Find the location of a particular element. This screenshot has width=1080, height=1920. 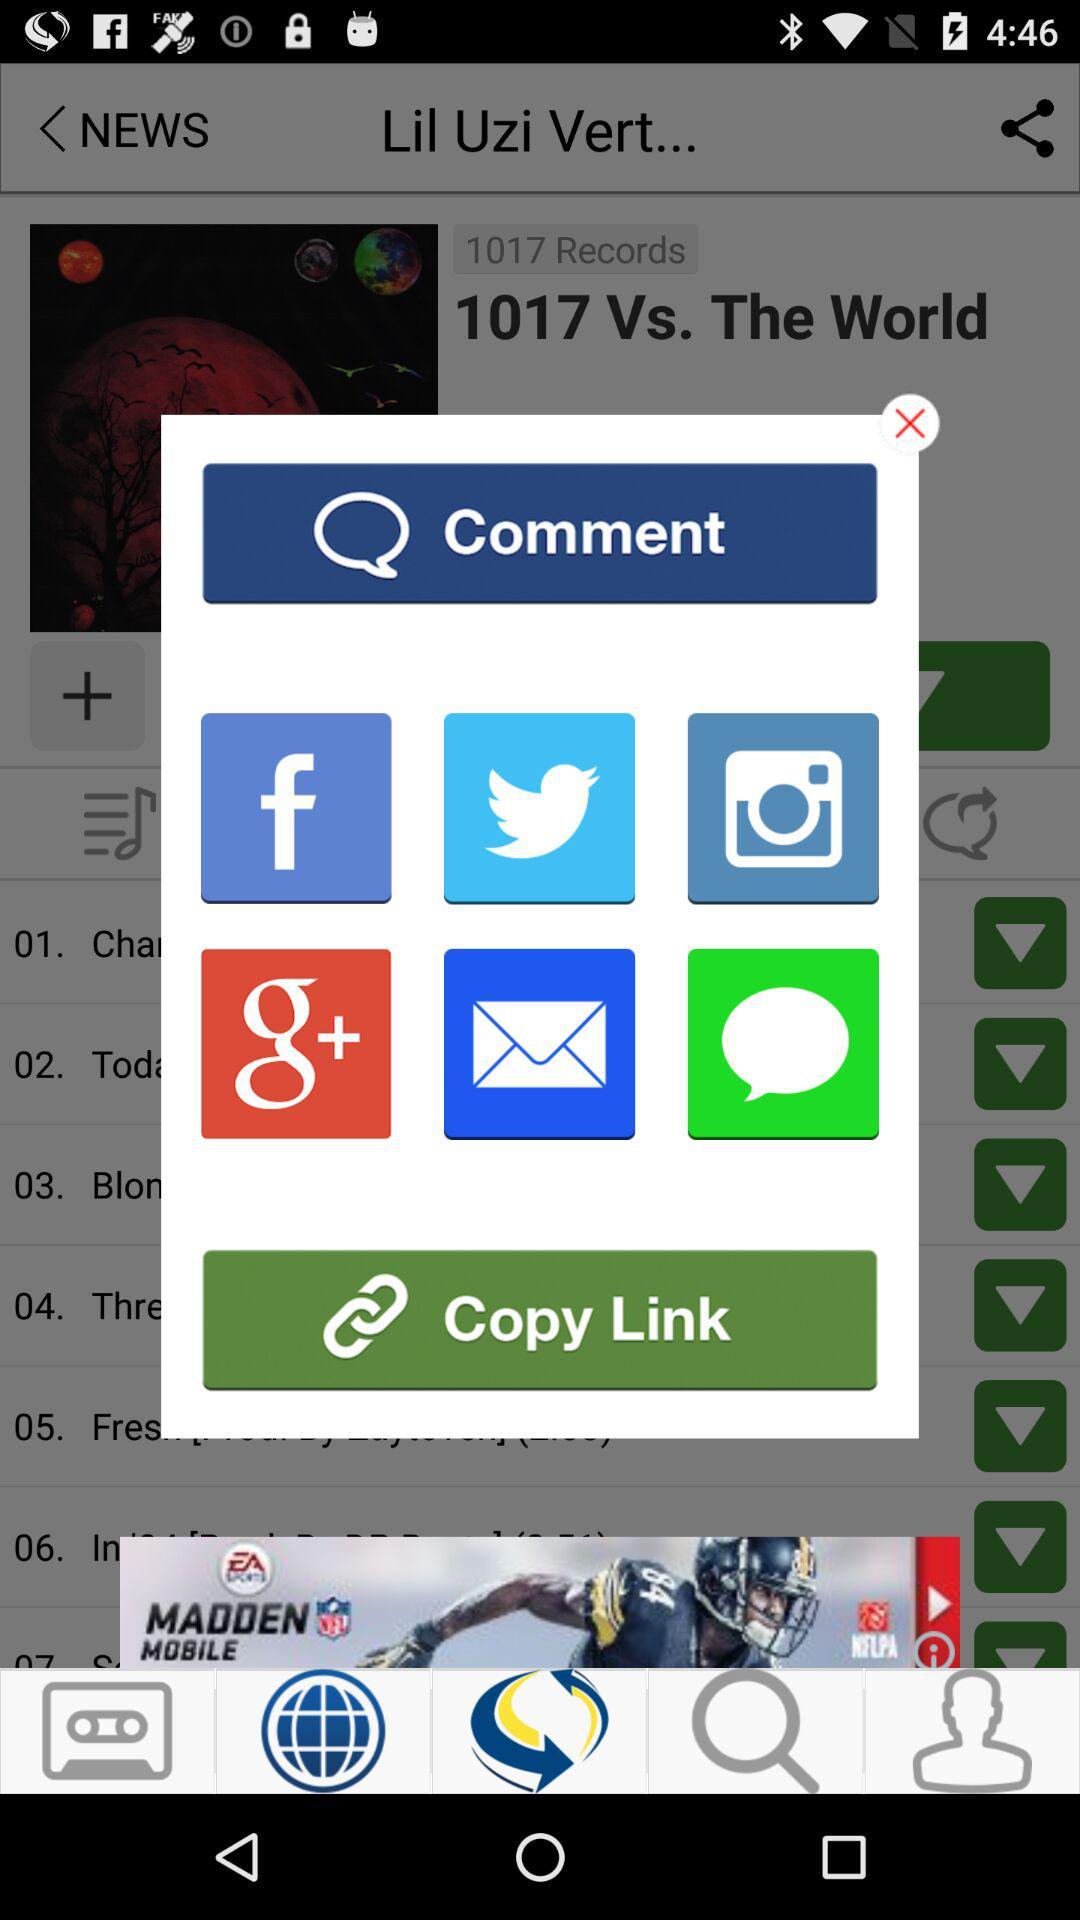

comment is located at coordinates (540, 532).